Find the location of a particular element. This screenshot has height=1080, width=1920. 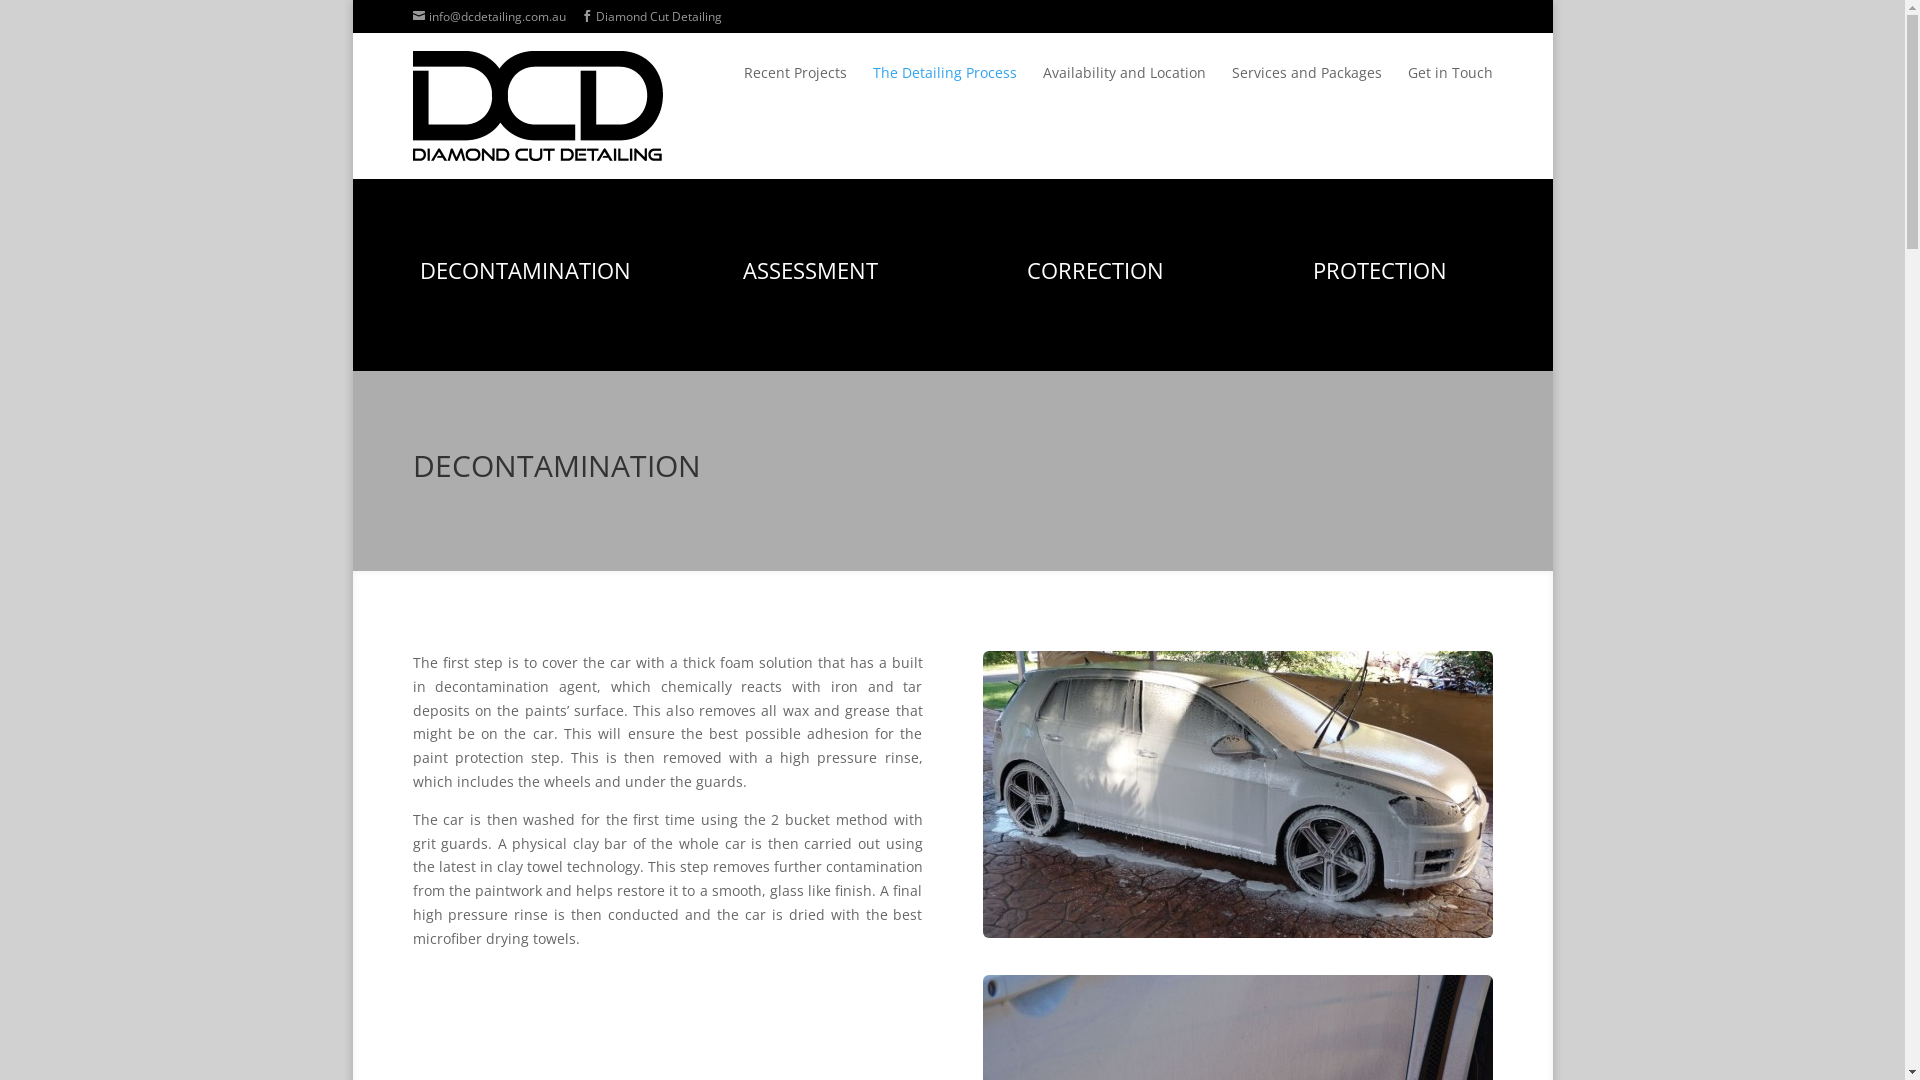

'Recent Projects' is located at coordinates (794, 86).